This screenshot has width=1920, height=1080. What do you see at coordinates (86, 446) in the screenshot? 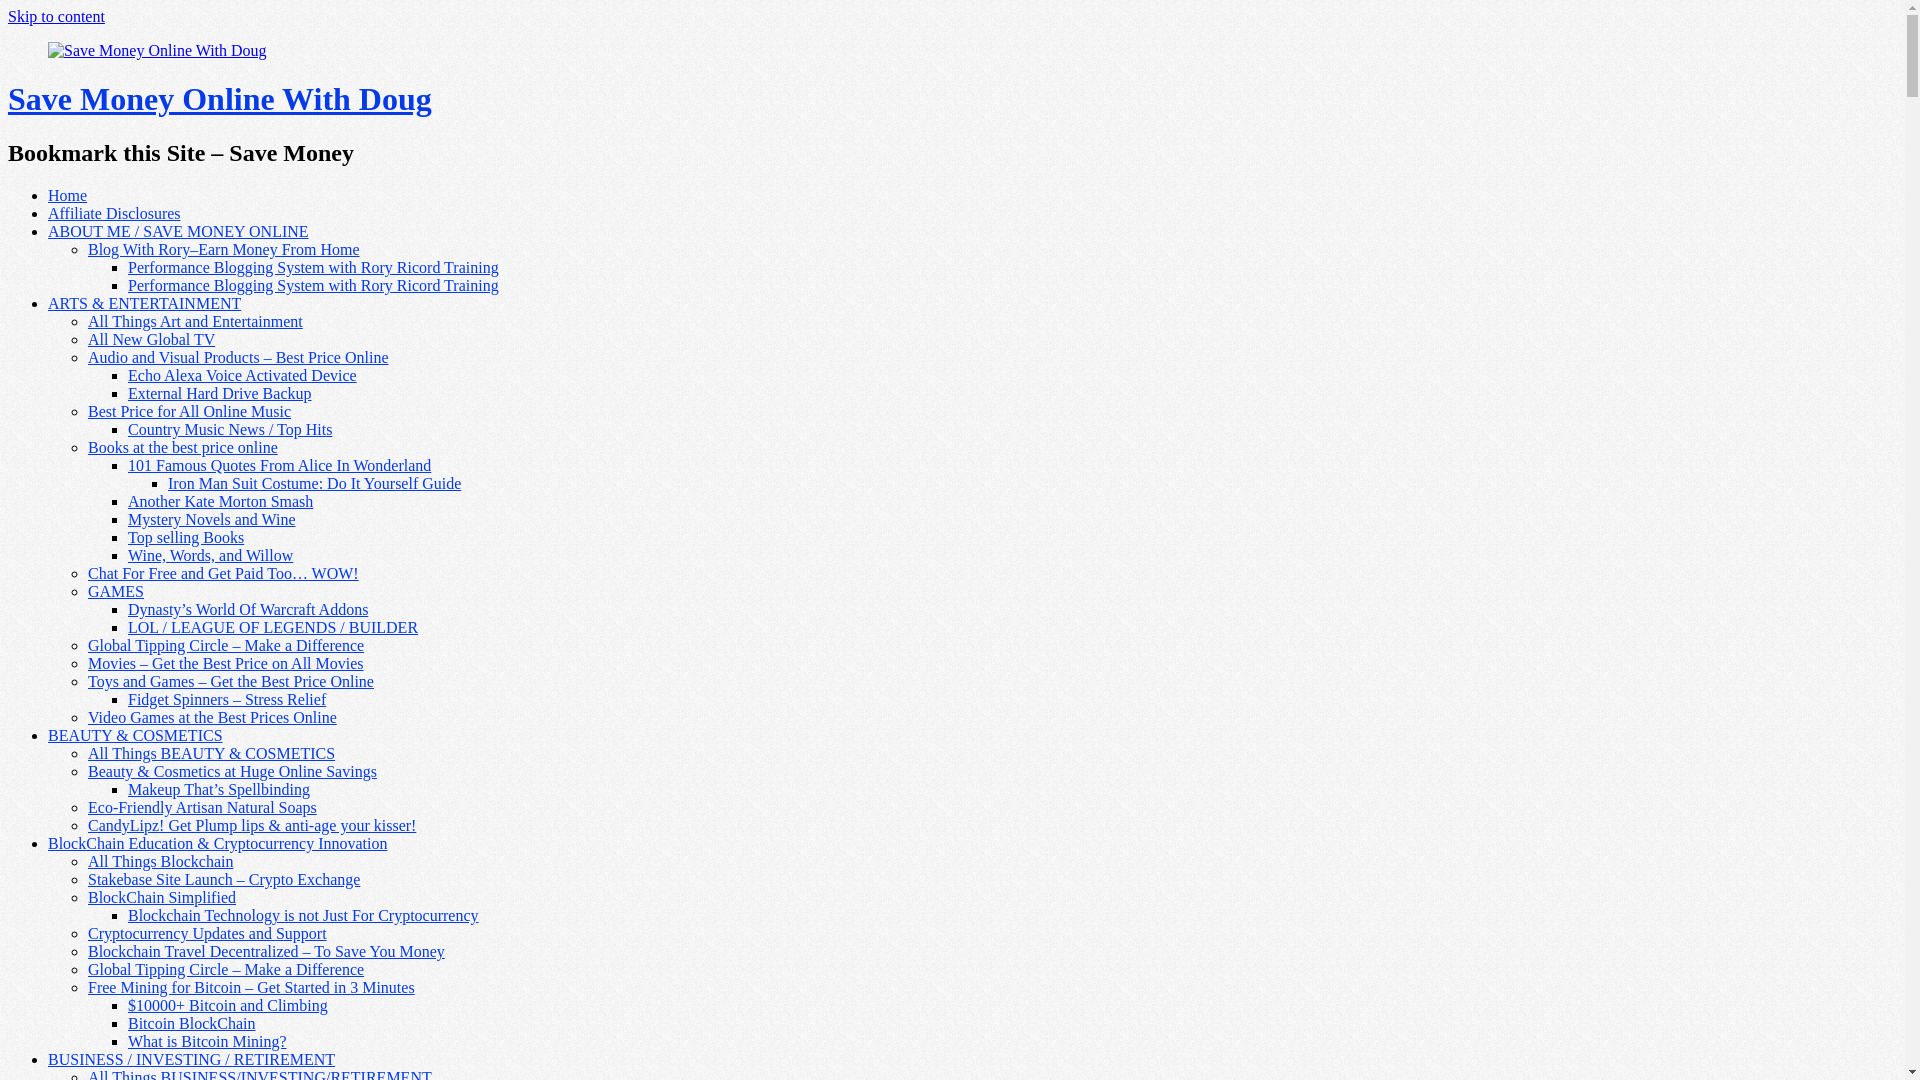
I see `'Books at the best price online'` at bounding box center [86, 446].